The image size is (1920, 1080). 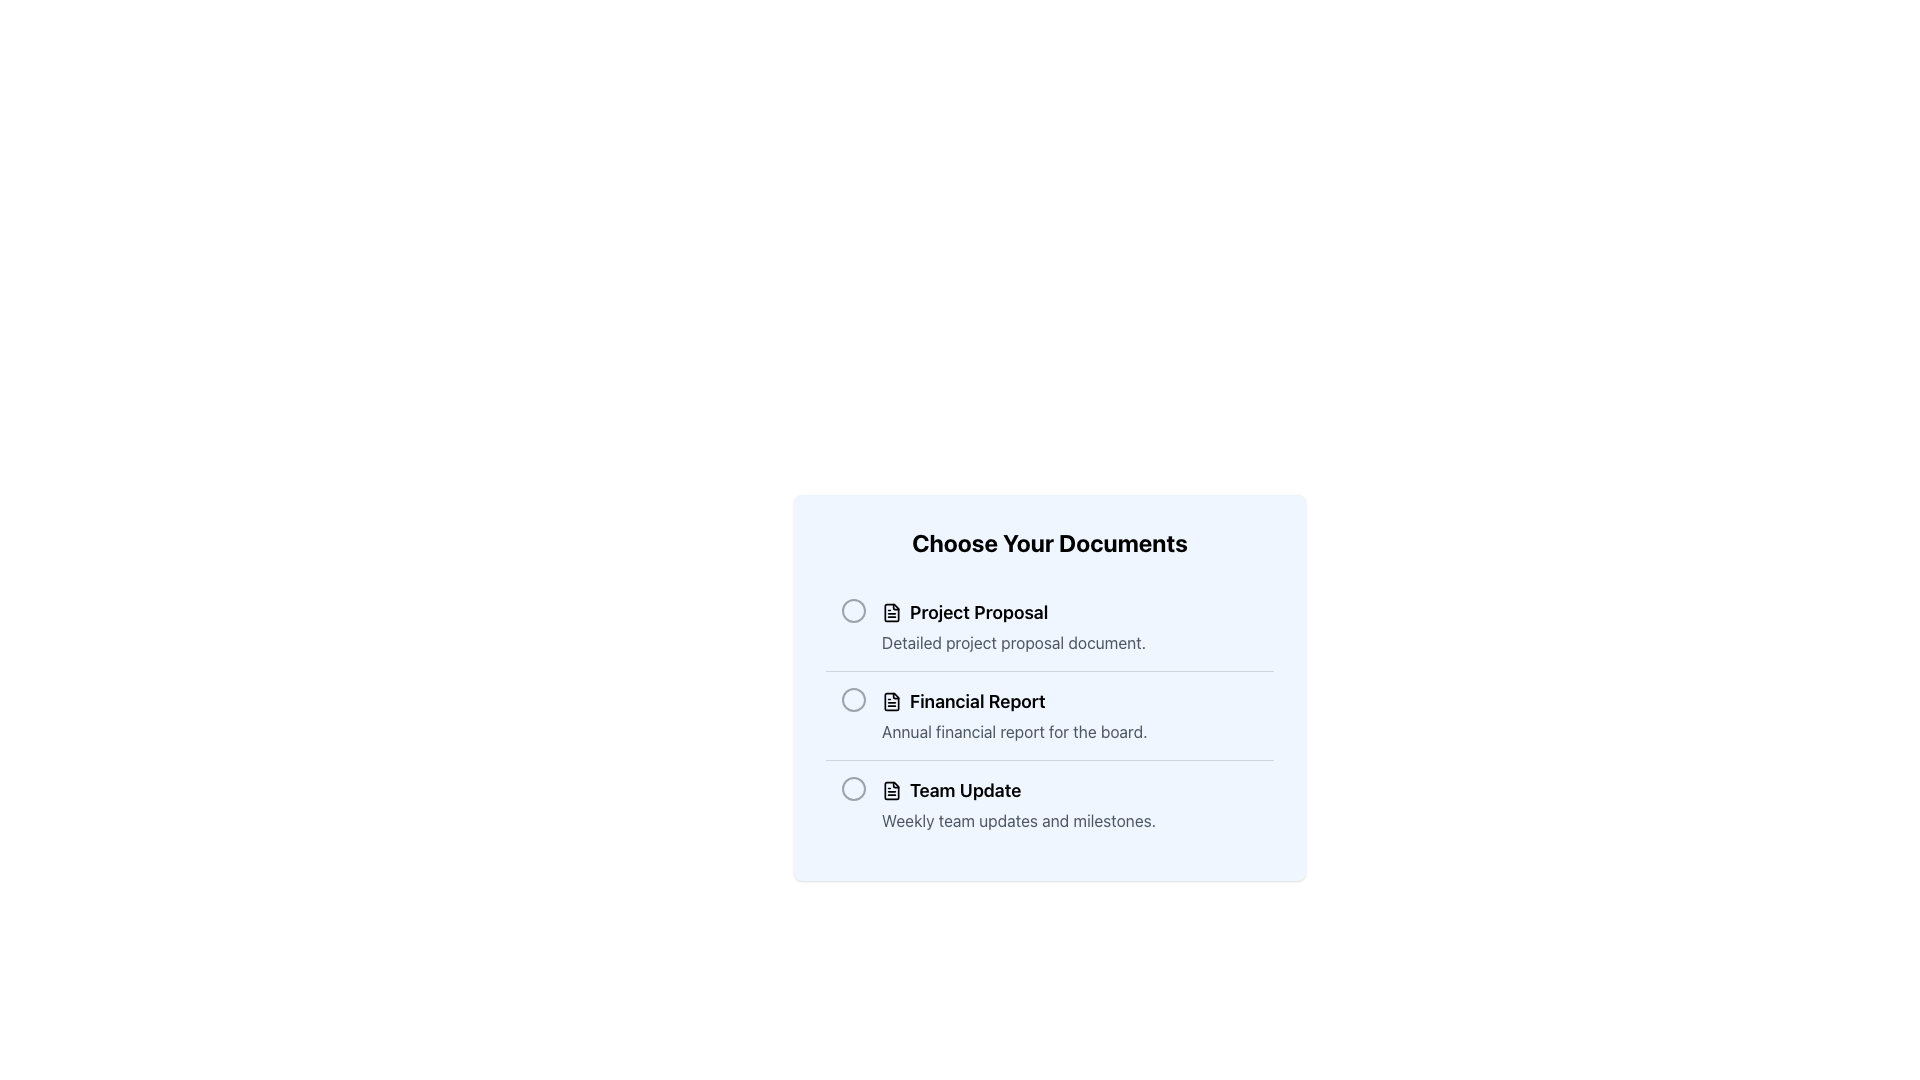 I want to click on informative Text Label that accompanies the 'Team Update' heading, positioned below it in the layout, so click(x=1019, y=821).